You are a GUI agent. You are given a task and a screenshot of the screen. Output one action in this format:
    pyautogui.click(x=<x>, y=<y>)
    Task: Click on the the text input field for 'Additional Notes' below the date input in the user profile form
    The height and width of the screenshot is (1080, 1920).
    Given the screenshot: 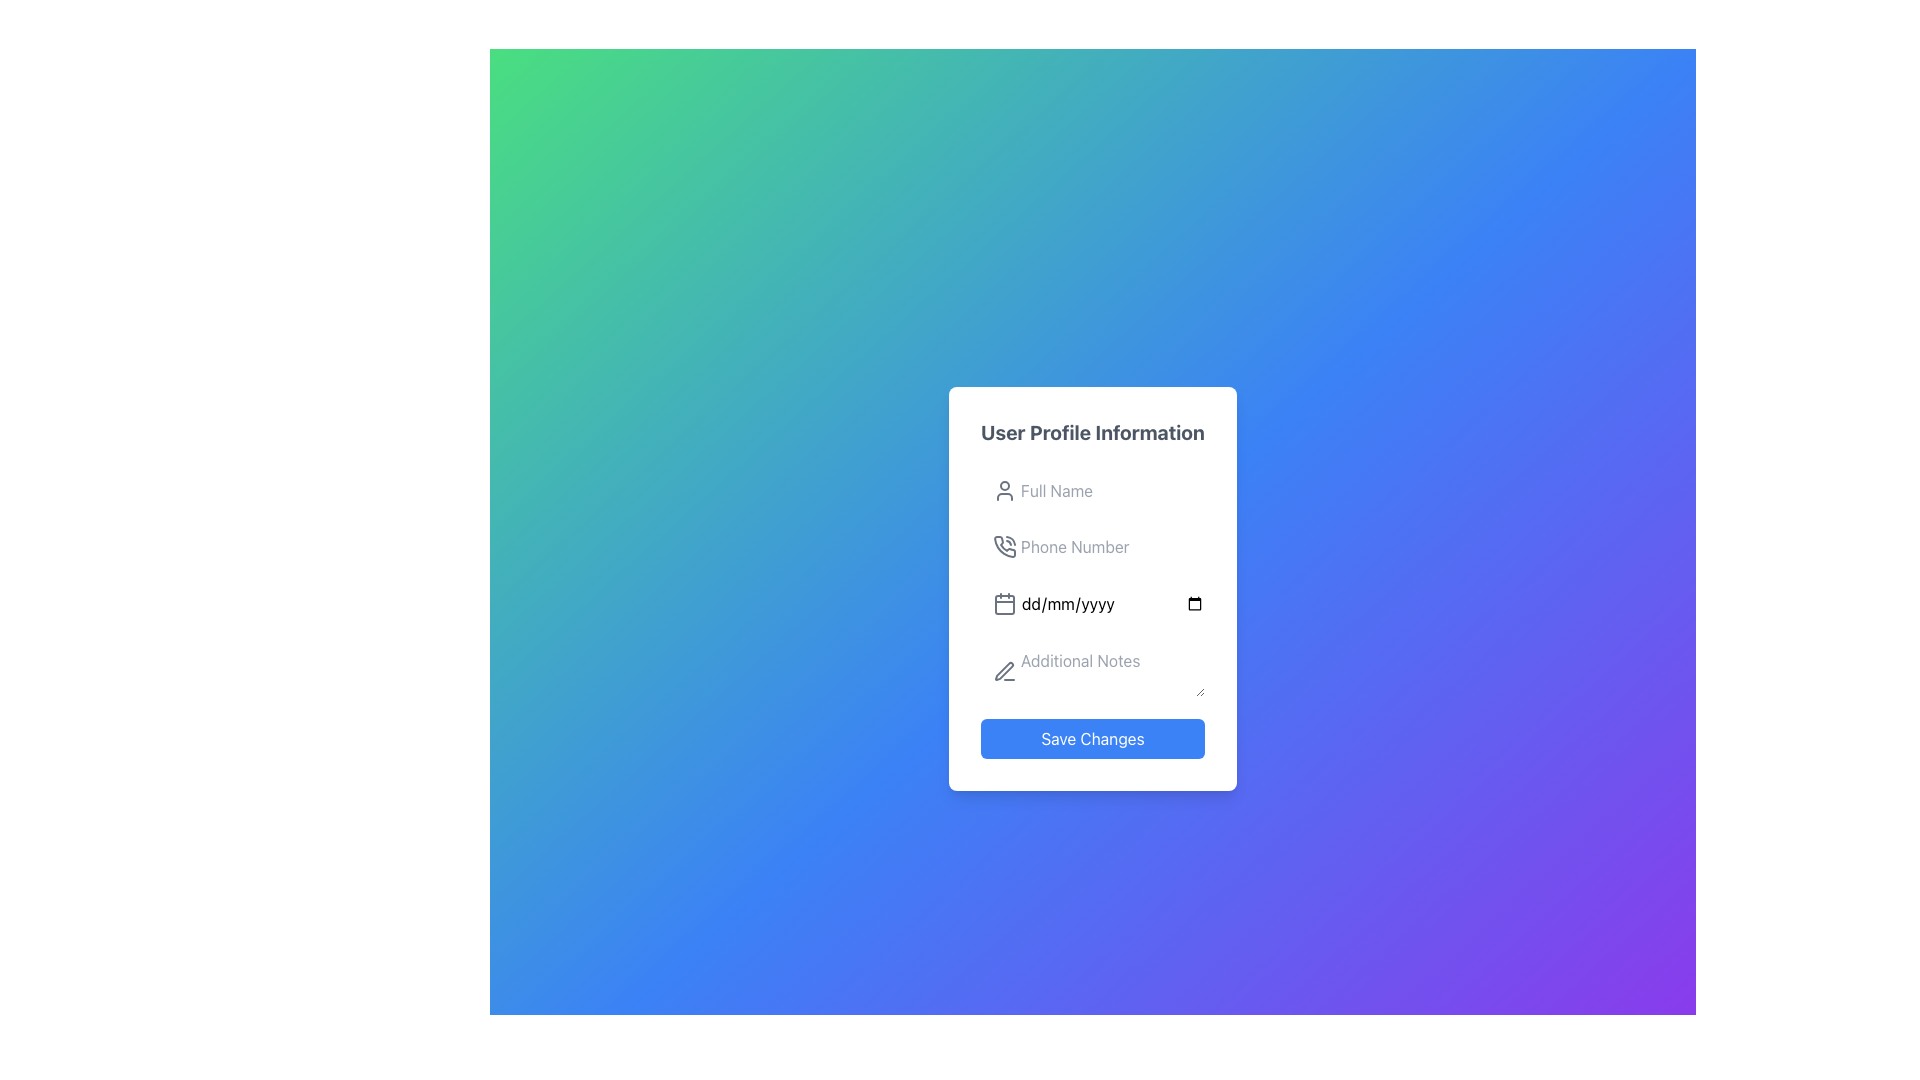 What is the action you would take?
    pyautogui.click(x=1092, y=668)
    